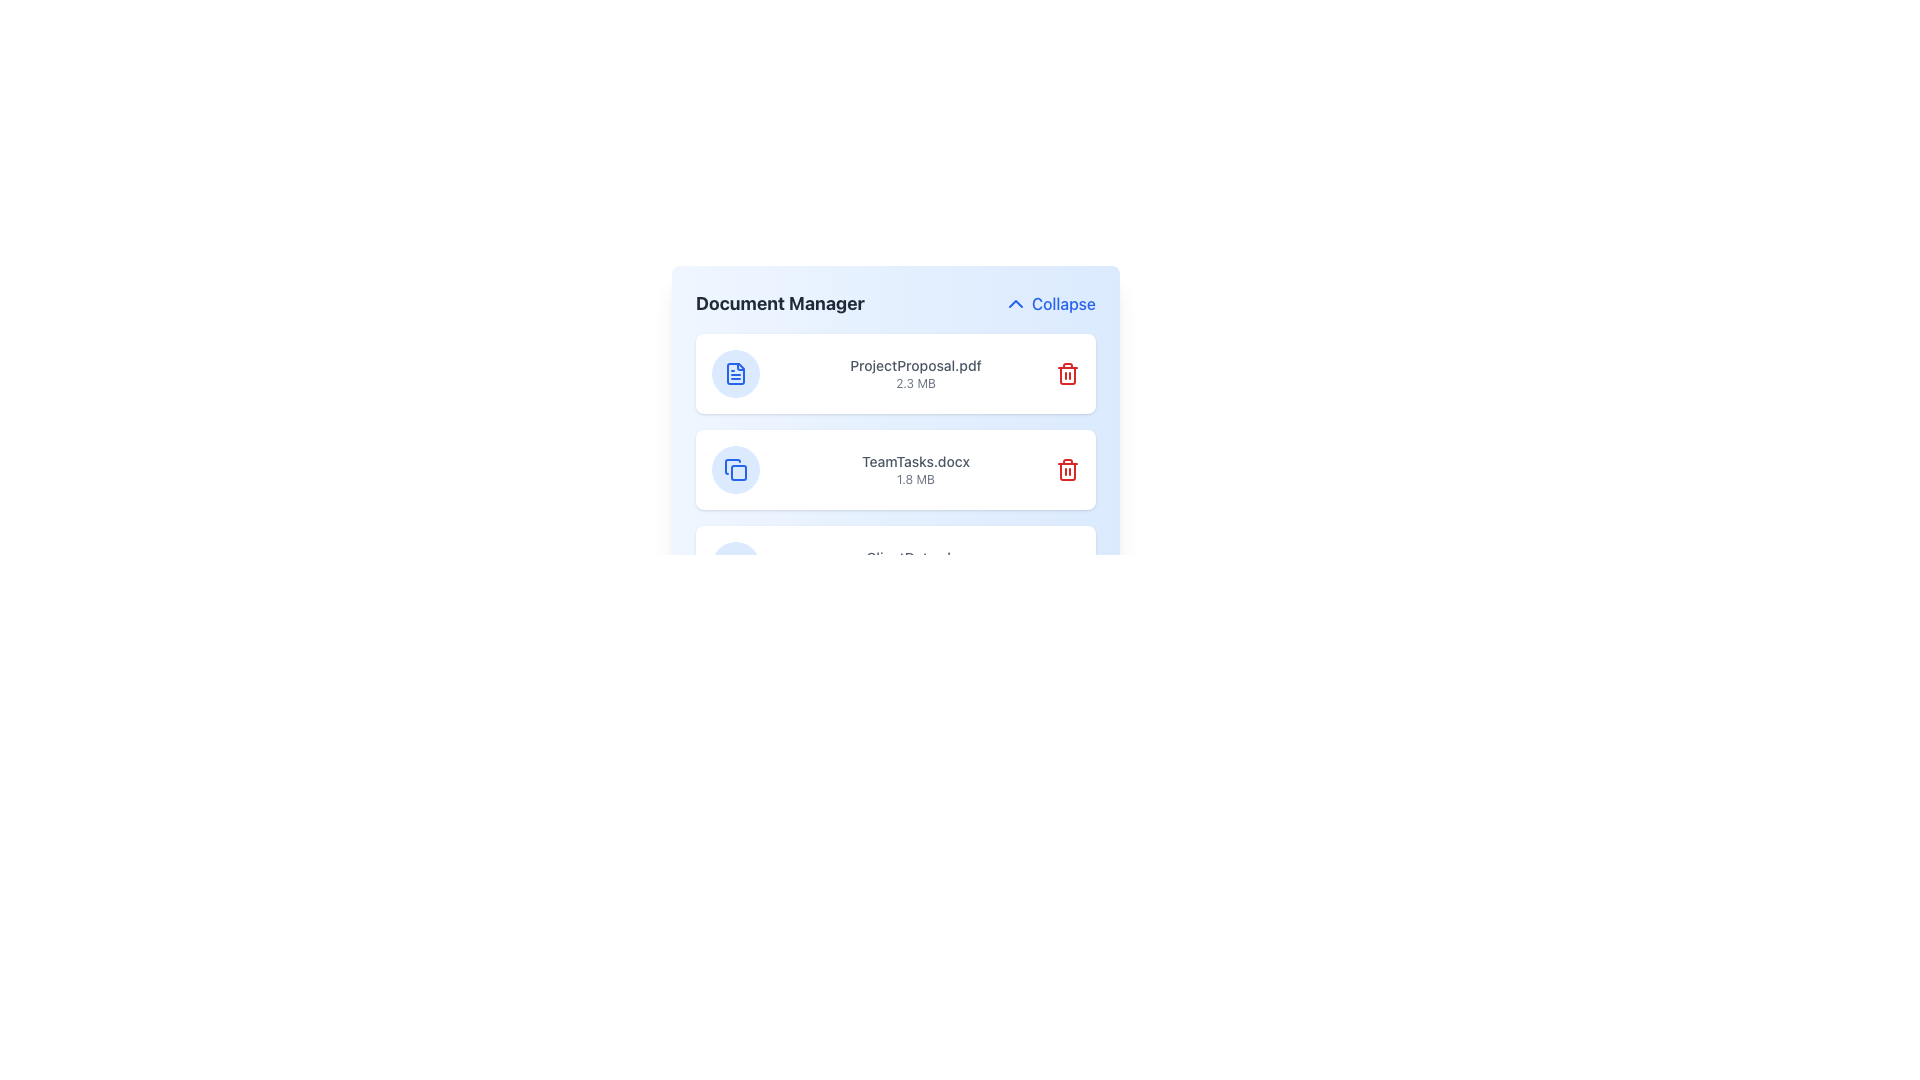 The width and height of the screenshot is (1920, 1080). What do you see at coordinates (734, 374) in the screenshot?
I see `the first document icon in the 'Document Manager' panel` at bounding box center [734, 374].